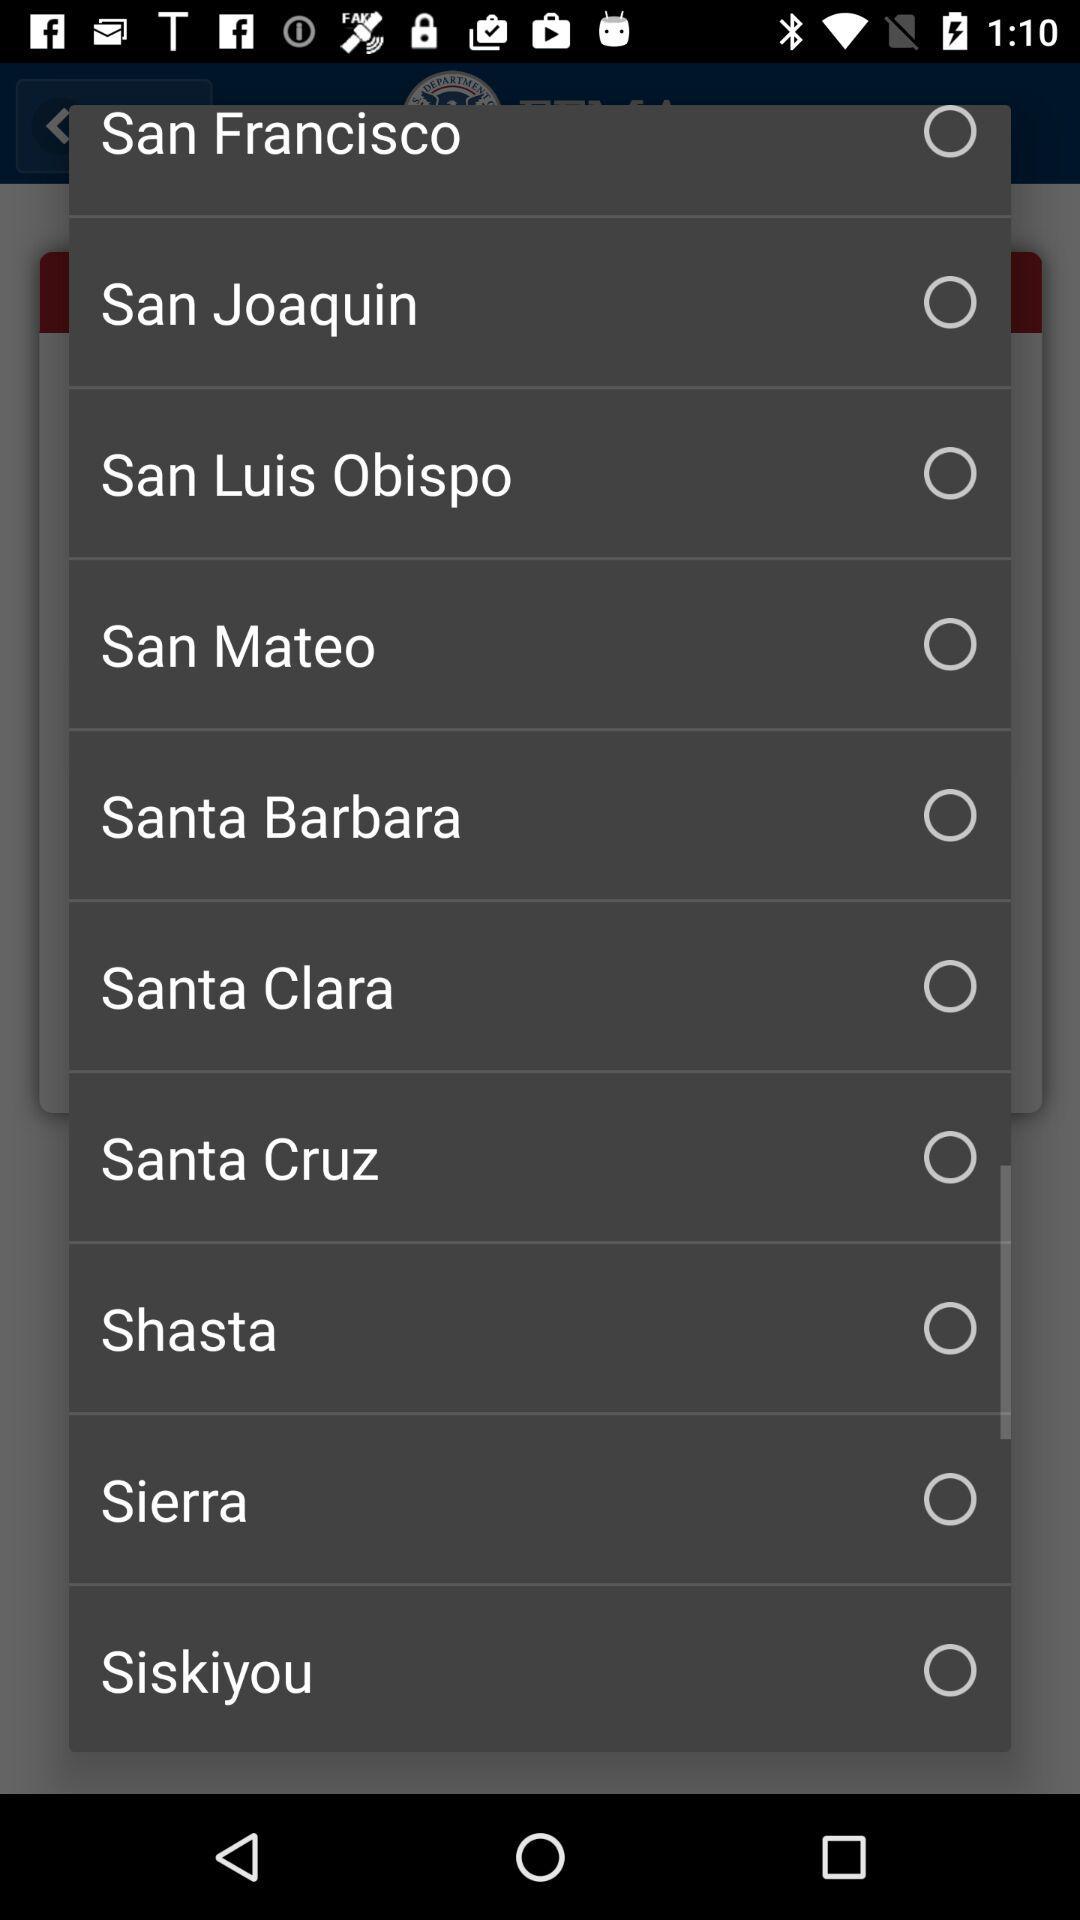 The width and height of the screenshot is (1080, 1920). I want to click on the siskiyou checkbox, so click(540, 1669).